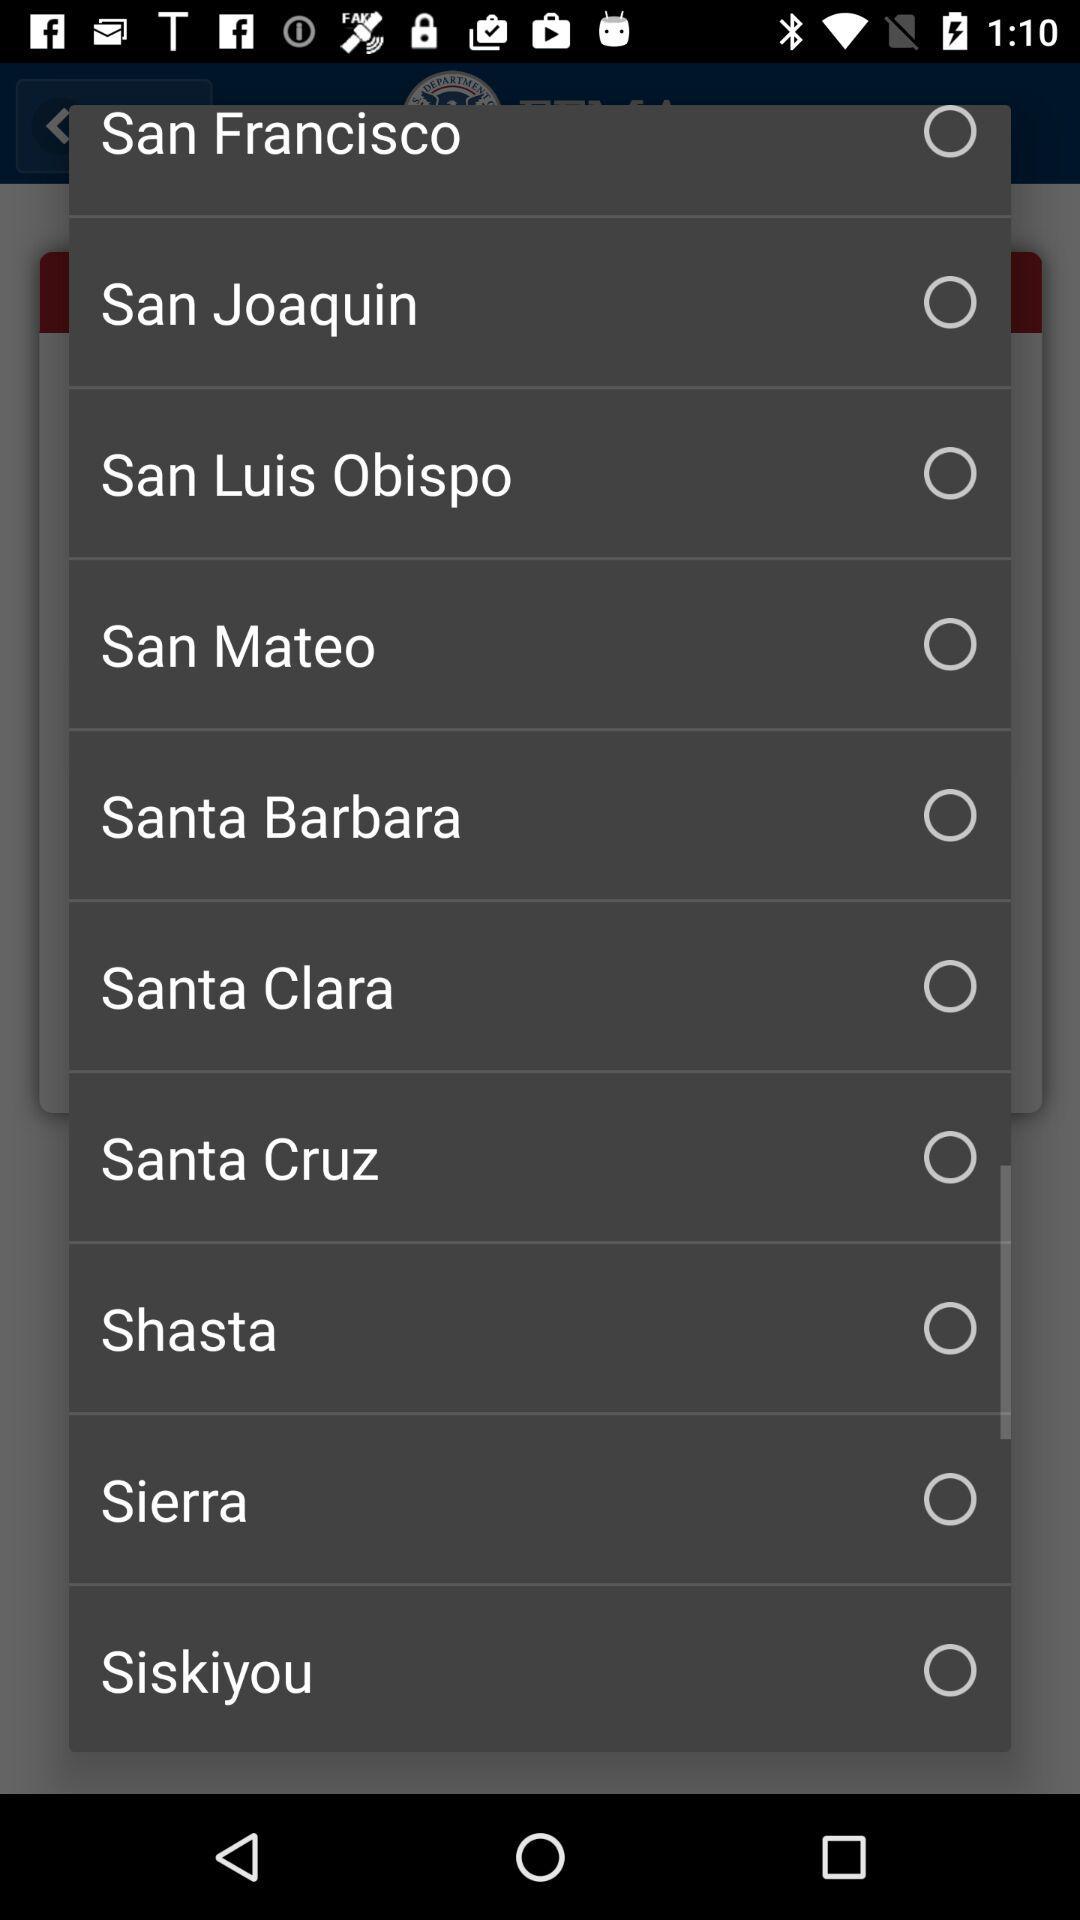 The width and height of the screenshot is (1080, 1920). I want to click on the siskiyou checkbox, so click(540, 1669).